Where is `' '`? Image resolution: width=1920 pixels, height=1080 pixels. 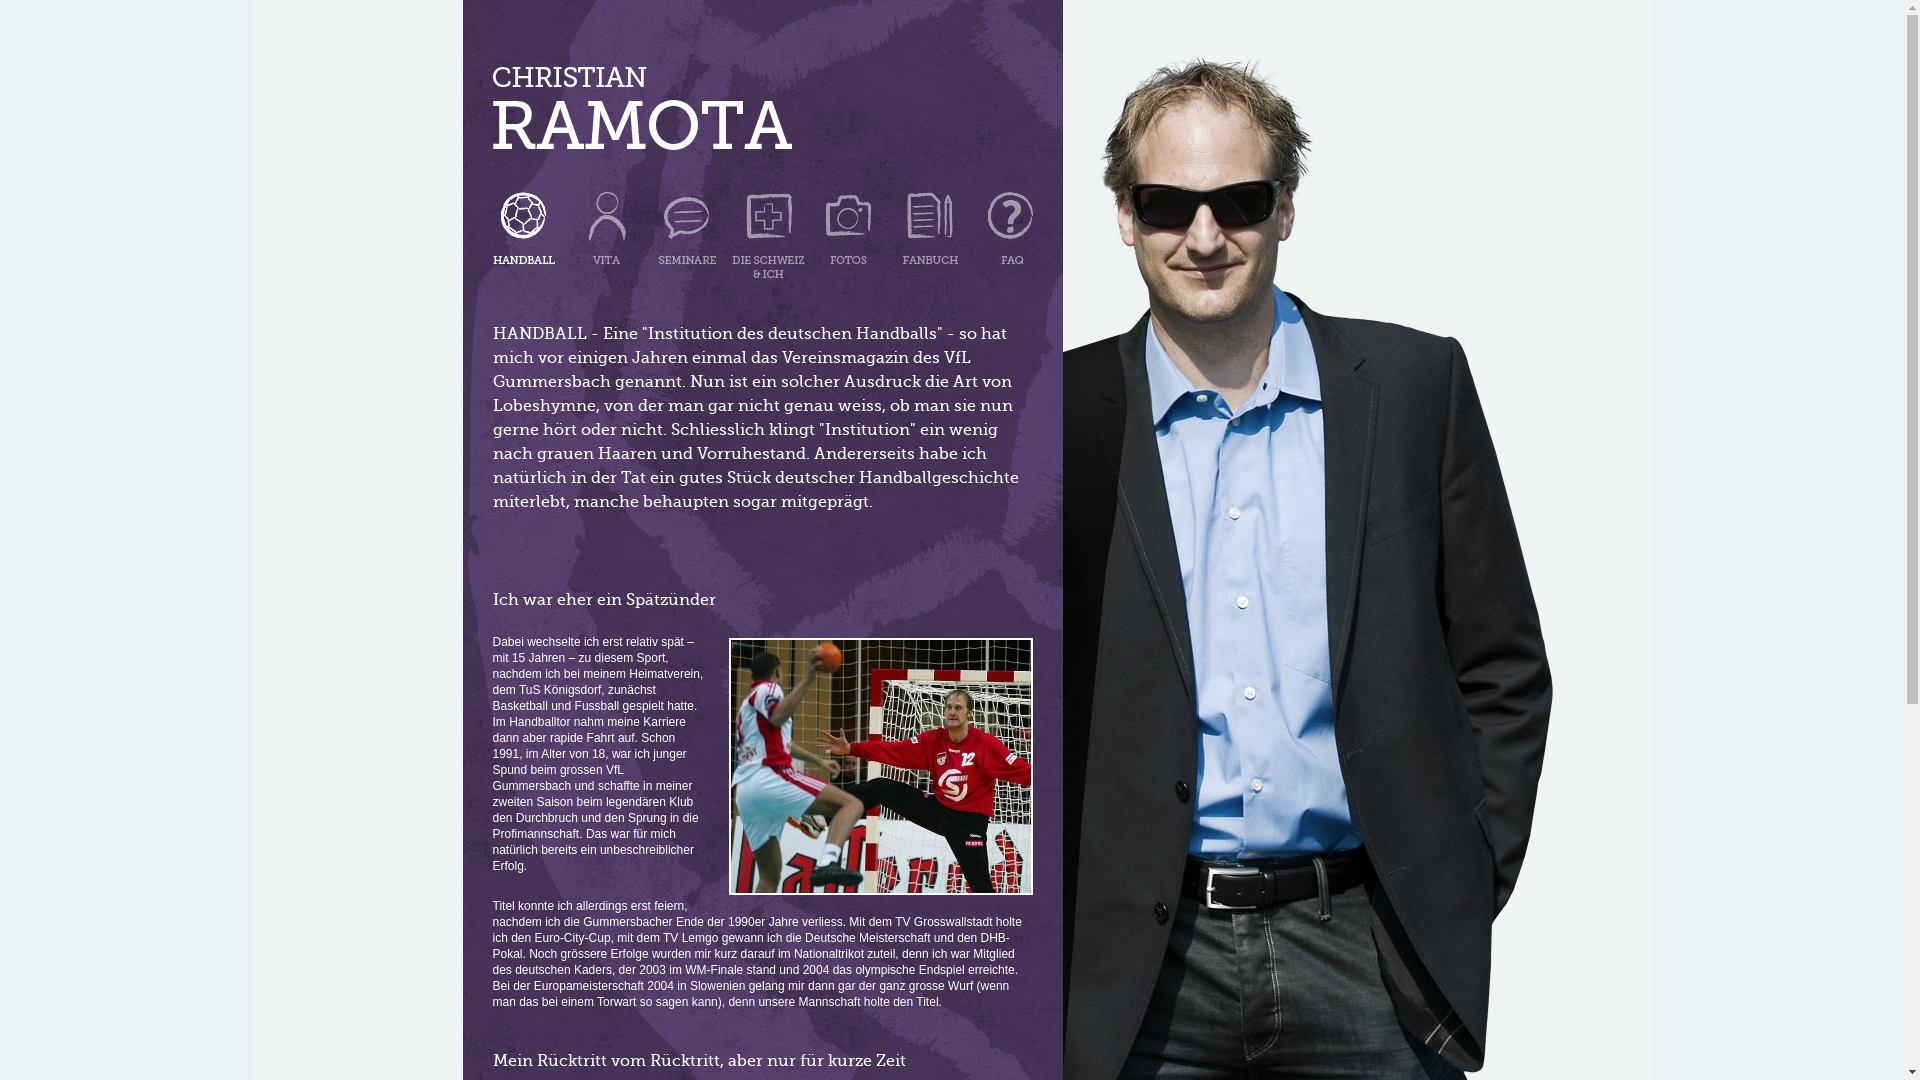 ' ' is located at coordinates (928, 222).